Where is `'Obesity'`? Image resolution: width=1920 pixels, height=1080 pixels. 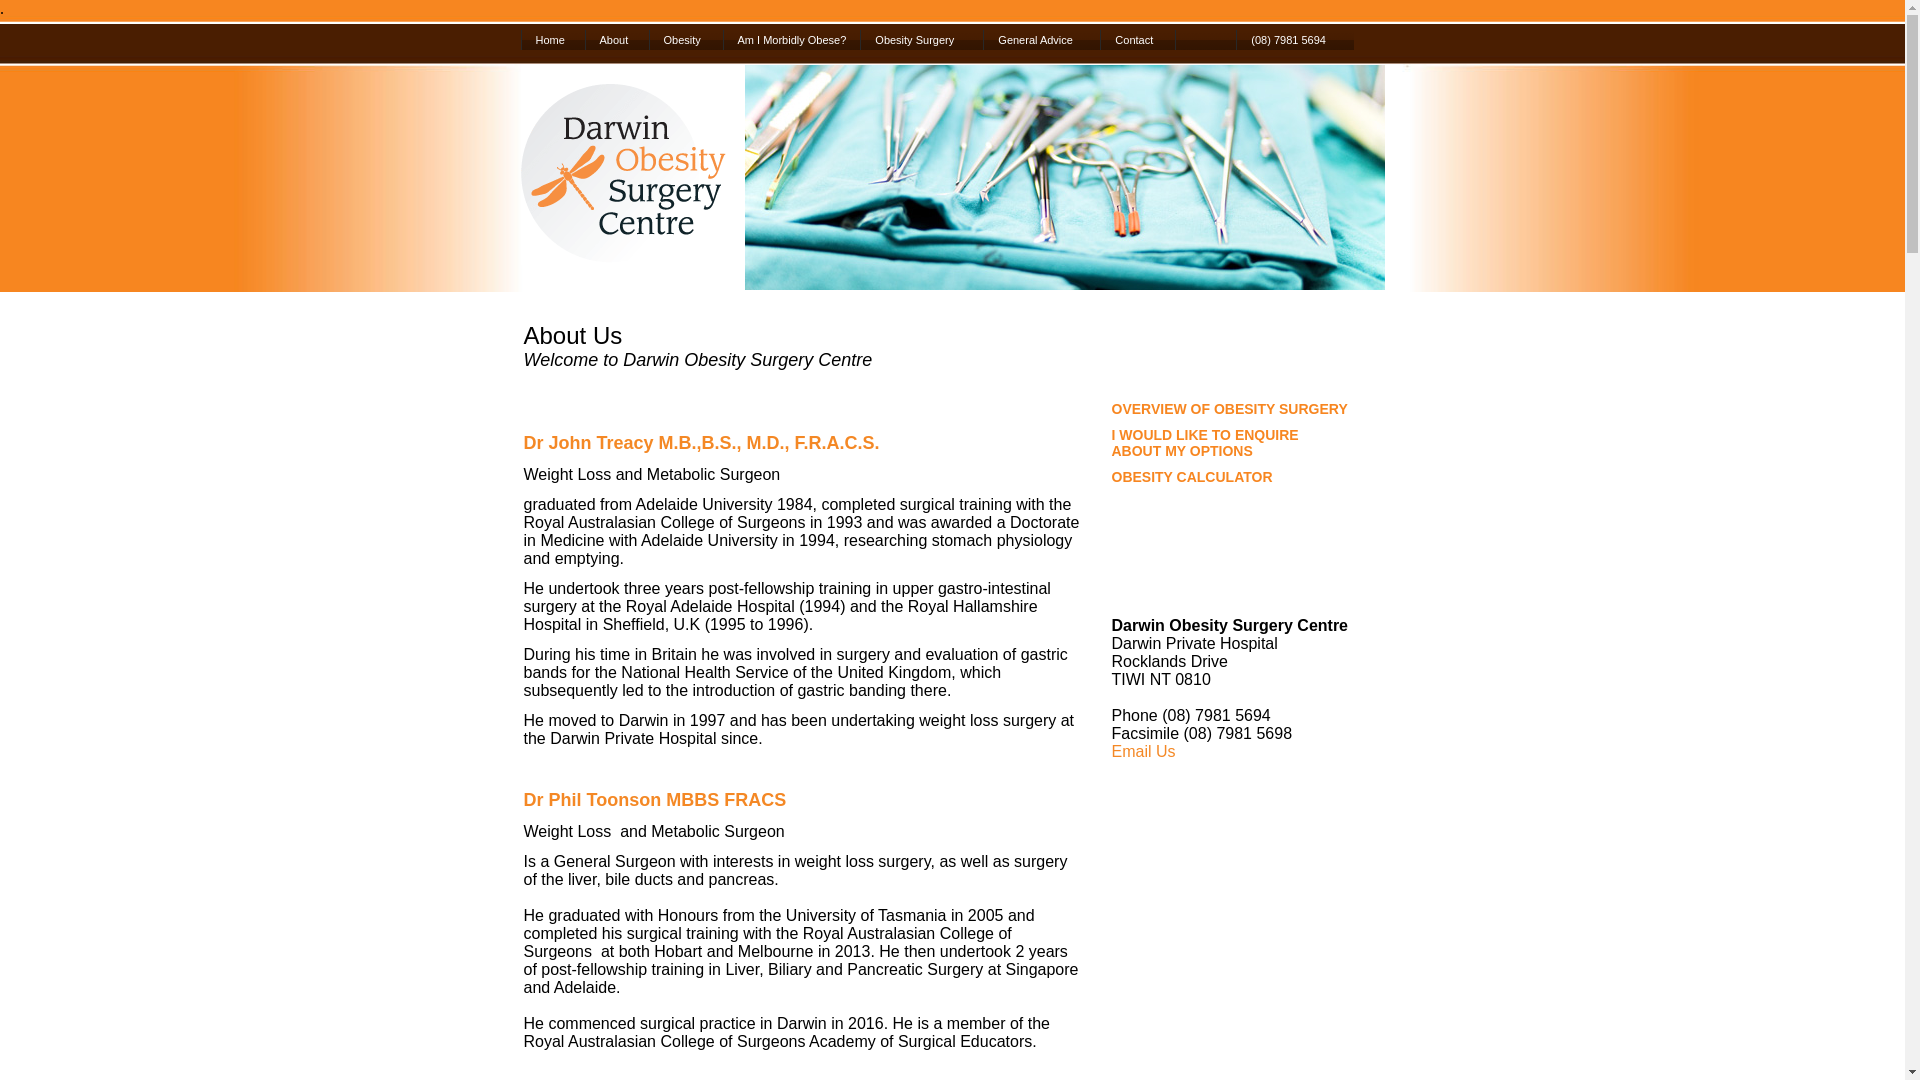
'Obesity' is located at coordinates (648, 39).